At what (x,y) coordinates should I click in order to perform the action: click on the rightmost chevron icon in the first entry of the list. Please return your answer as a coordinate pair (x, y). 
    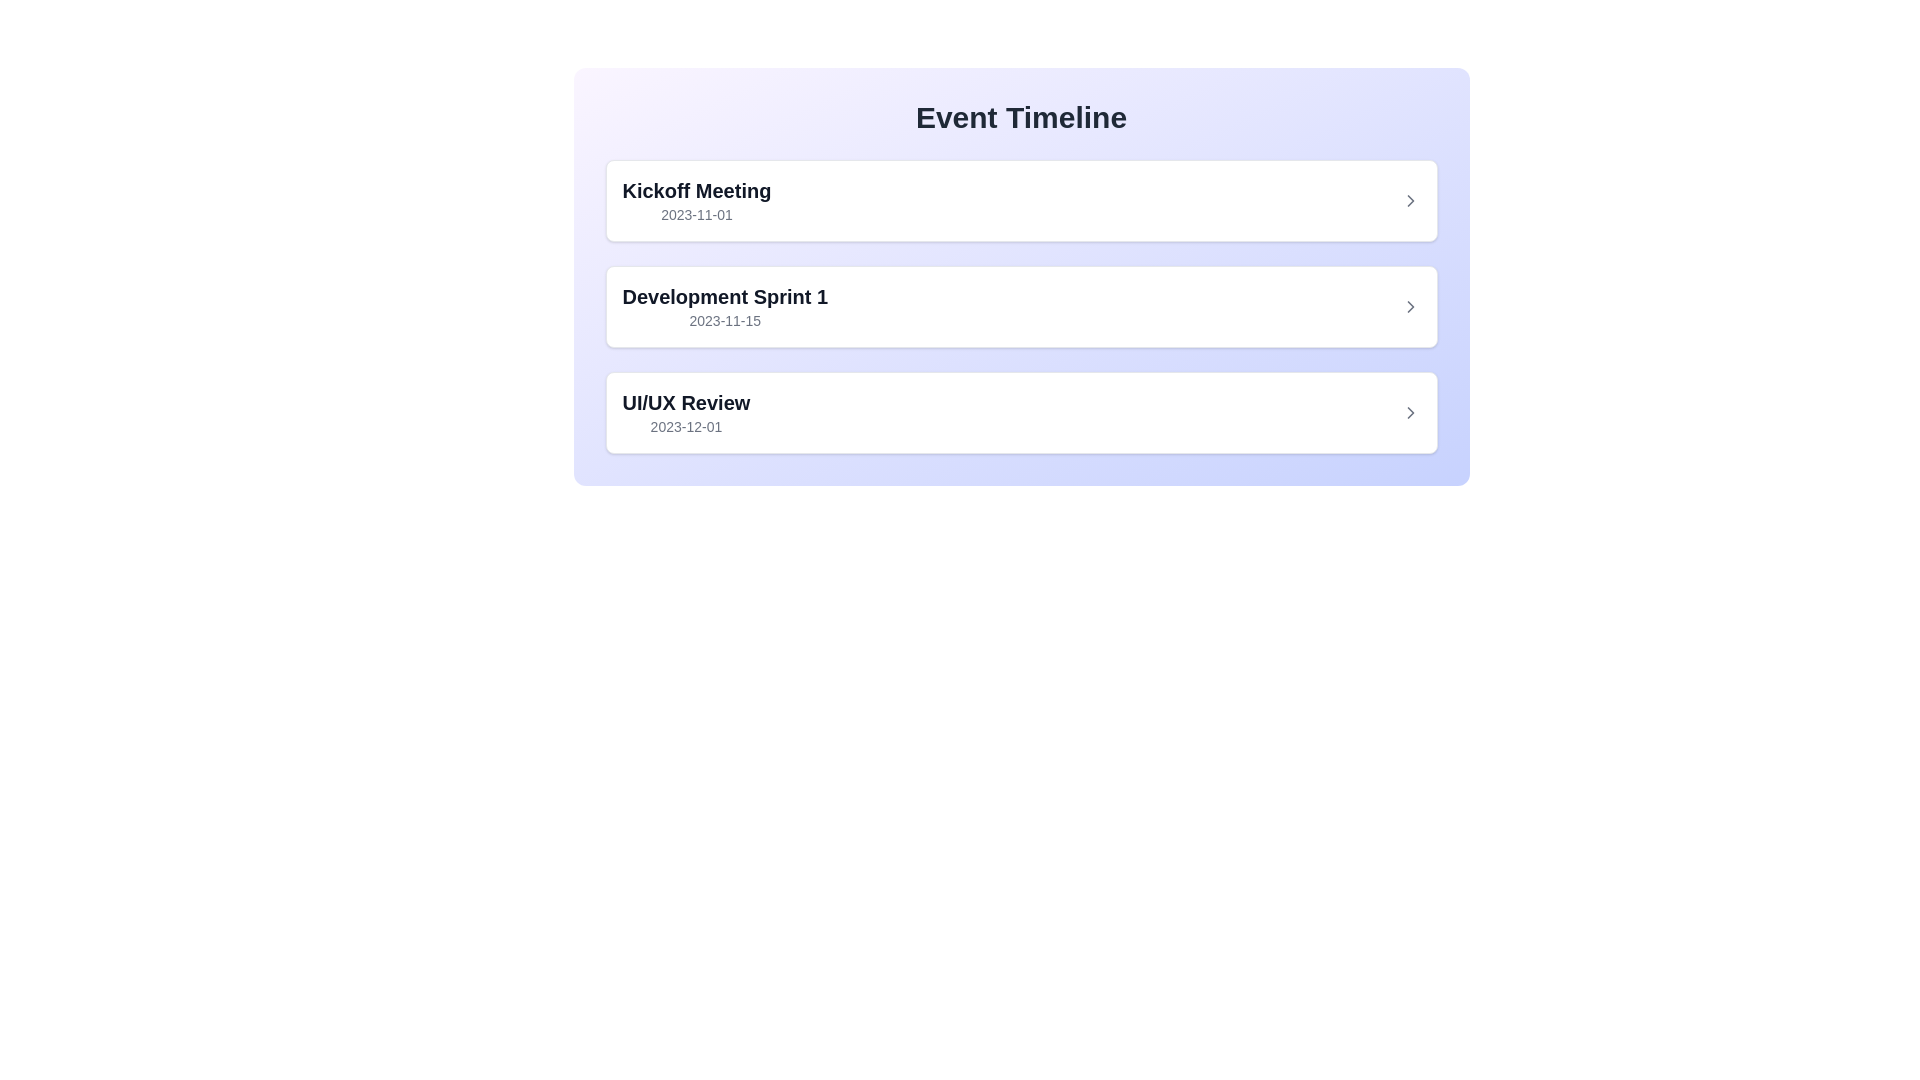
    Looking at the image, I should click on (1409, 200).